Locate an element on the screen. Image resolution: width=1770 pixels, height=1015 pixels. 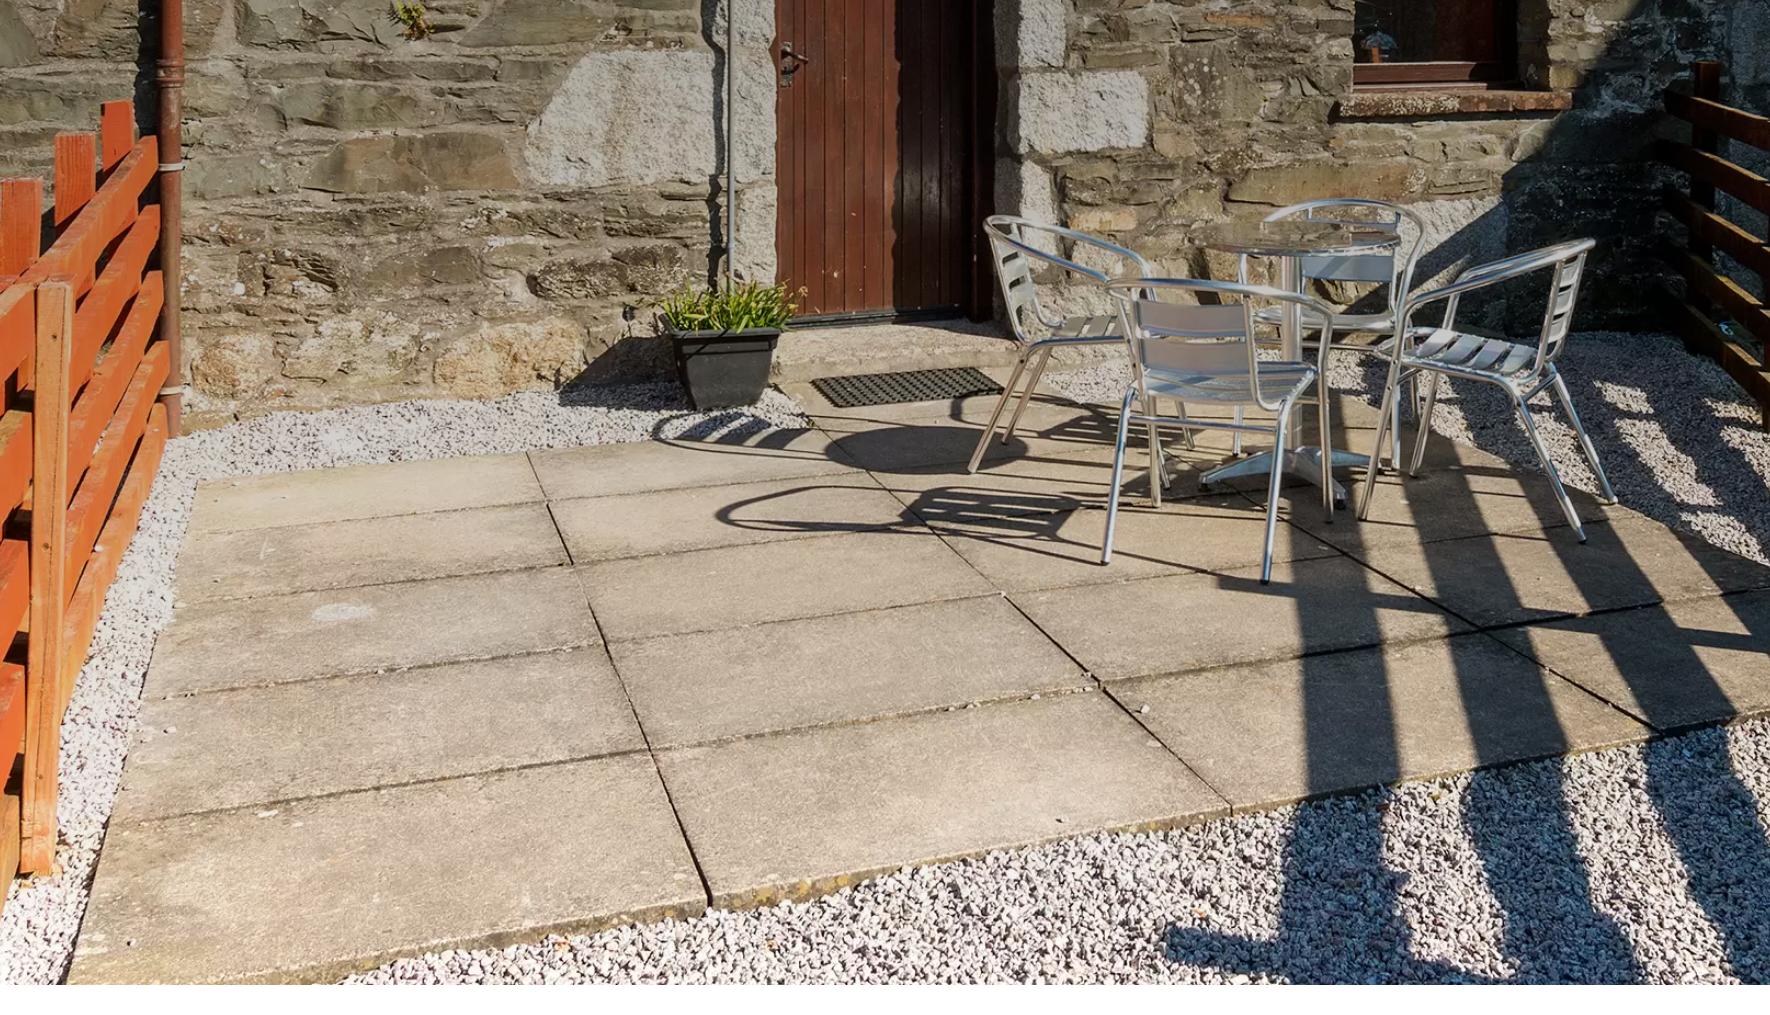
'Our Story' is located at coordinates (979, 680).